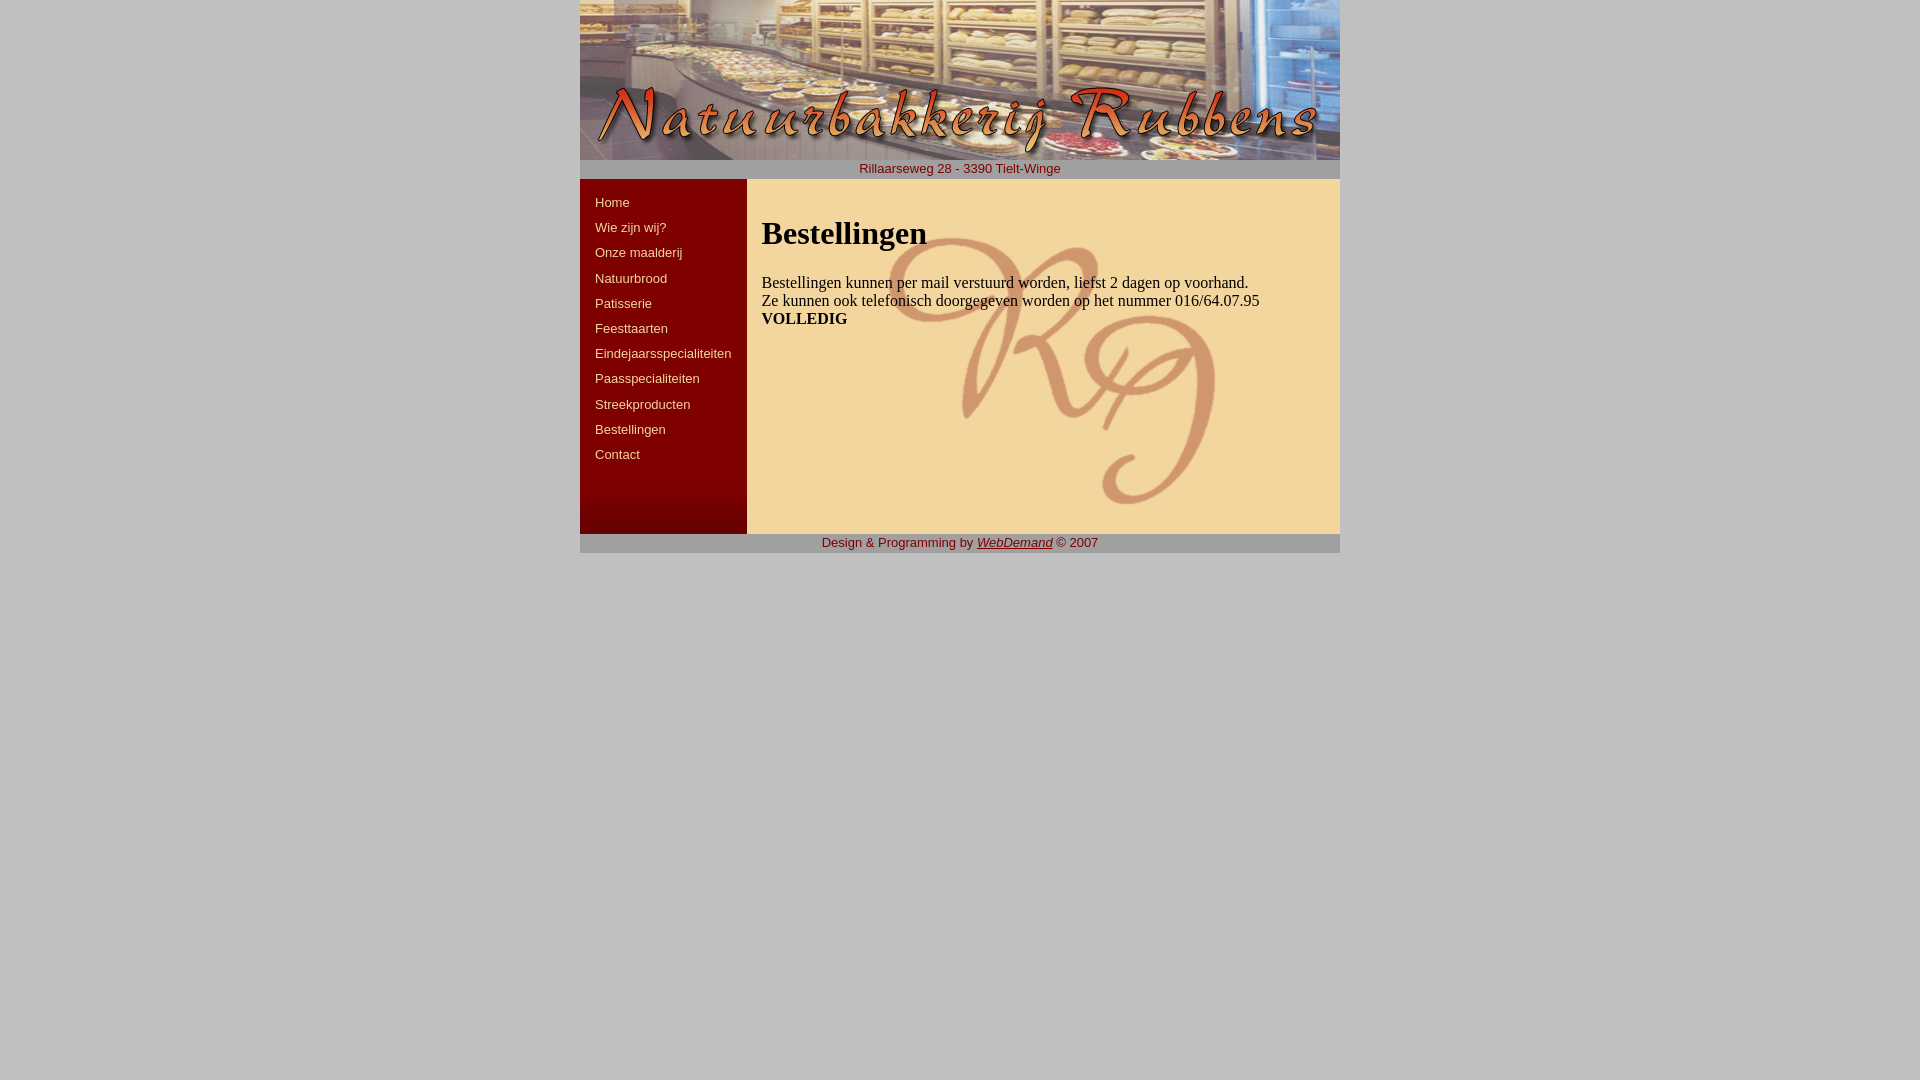 This screenshot has height=1080, width=1920. Describe the element at coordinates (960, 79) in the screenshot. I see `'Home'` at that location.